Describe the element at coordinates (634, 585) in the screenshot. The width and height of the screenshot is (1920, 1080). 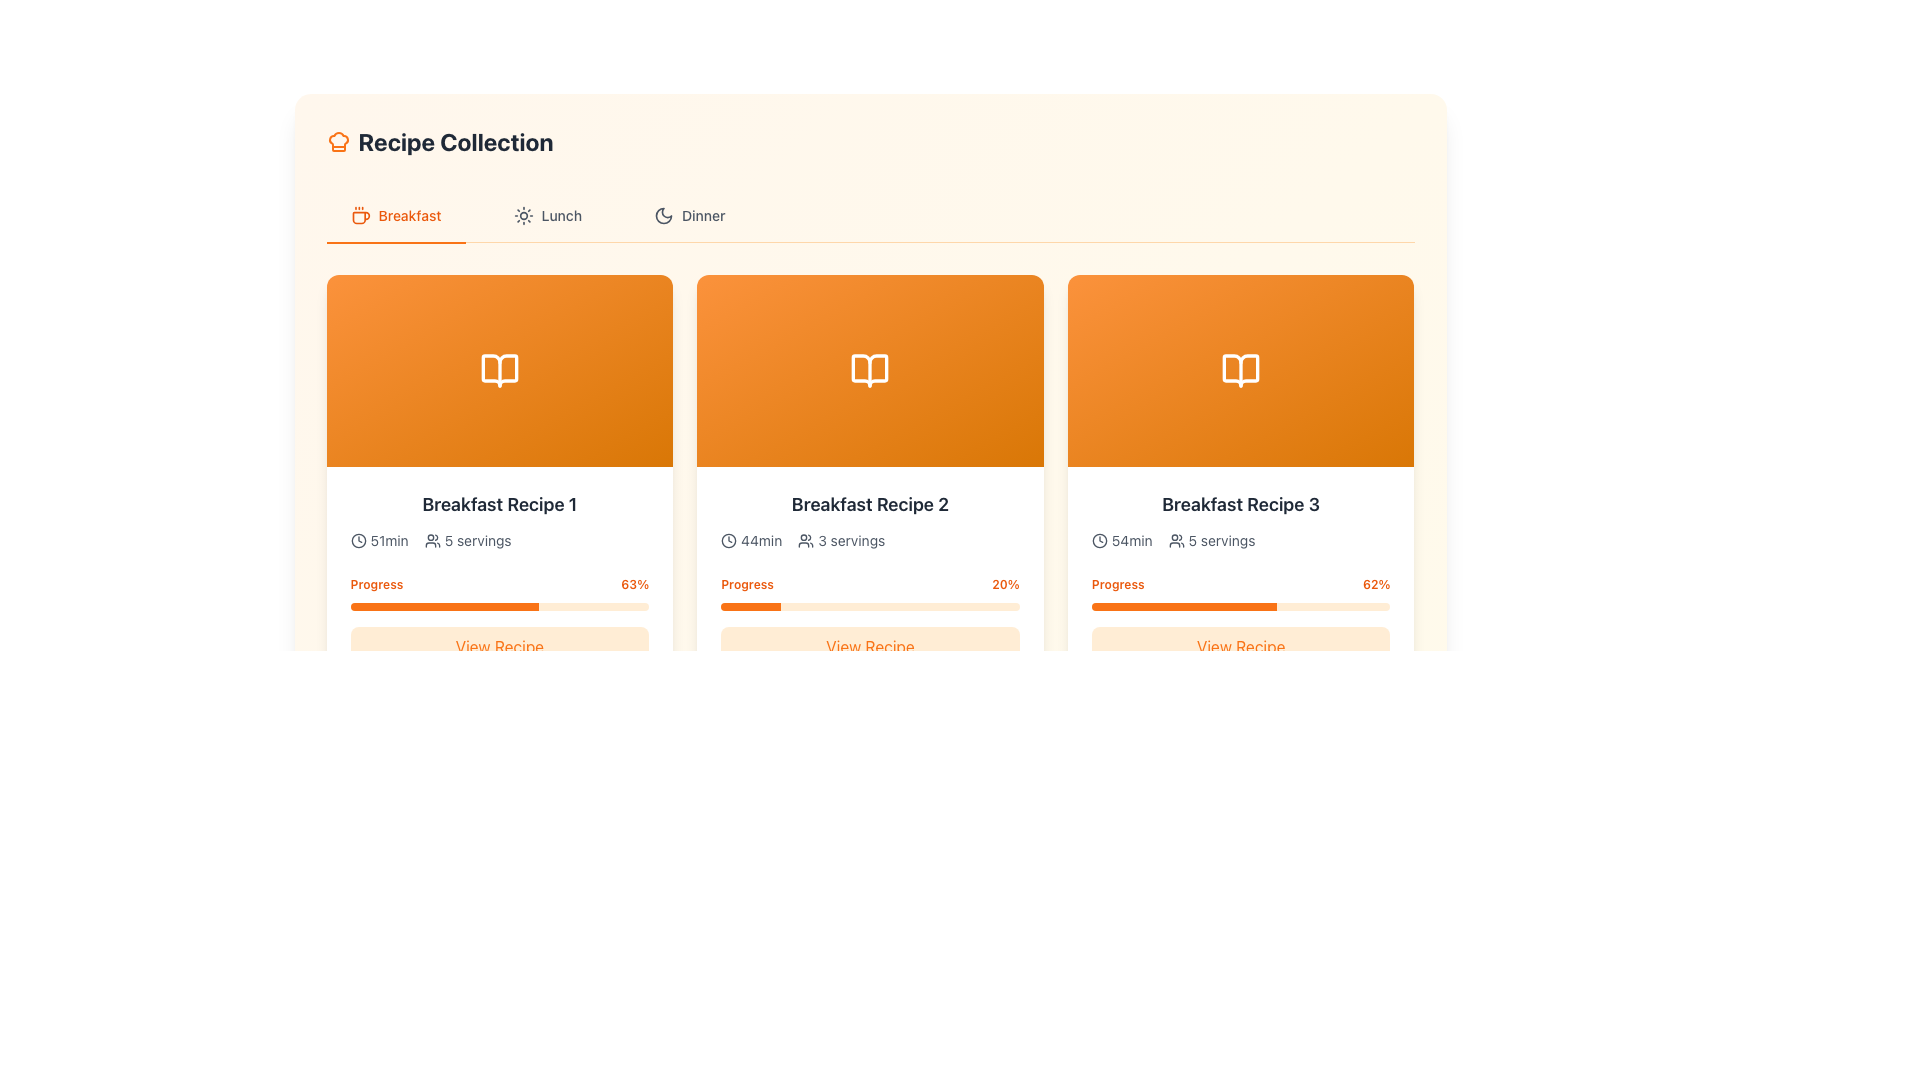
I see `the label displaying '63%' in bold, small-sized orange font, located above the progress bar in the 'Breakfast Recipe 3' card` at that location.